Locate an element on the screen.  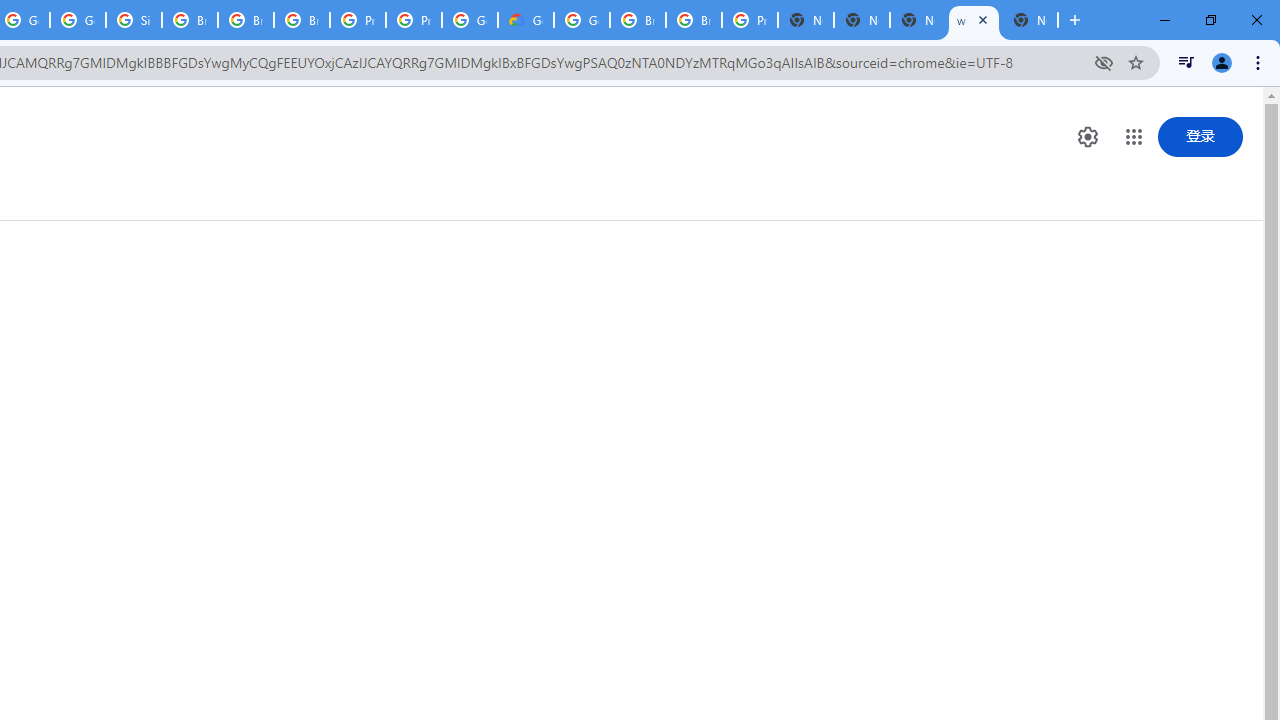
'Google Cloud Platform' is located at coordinates (581, 20).